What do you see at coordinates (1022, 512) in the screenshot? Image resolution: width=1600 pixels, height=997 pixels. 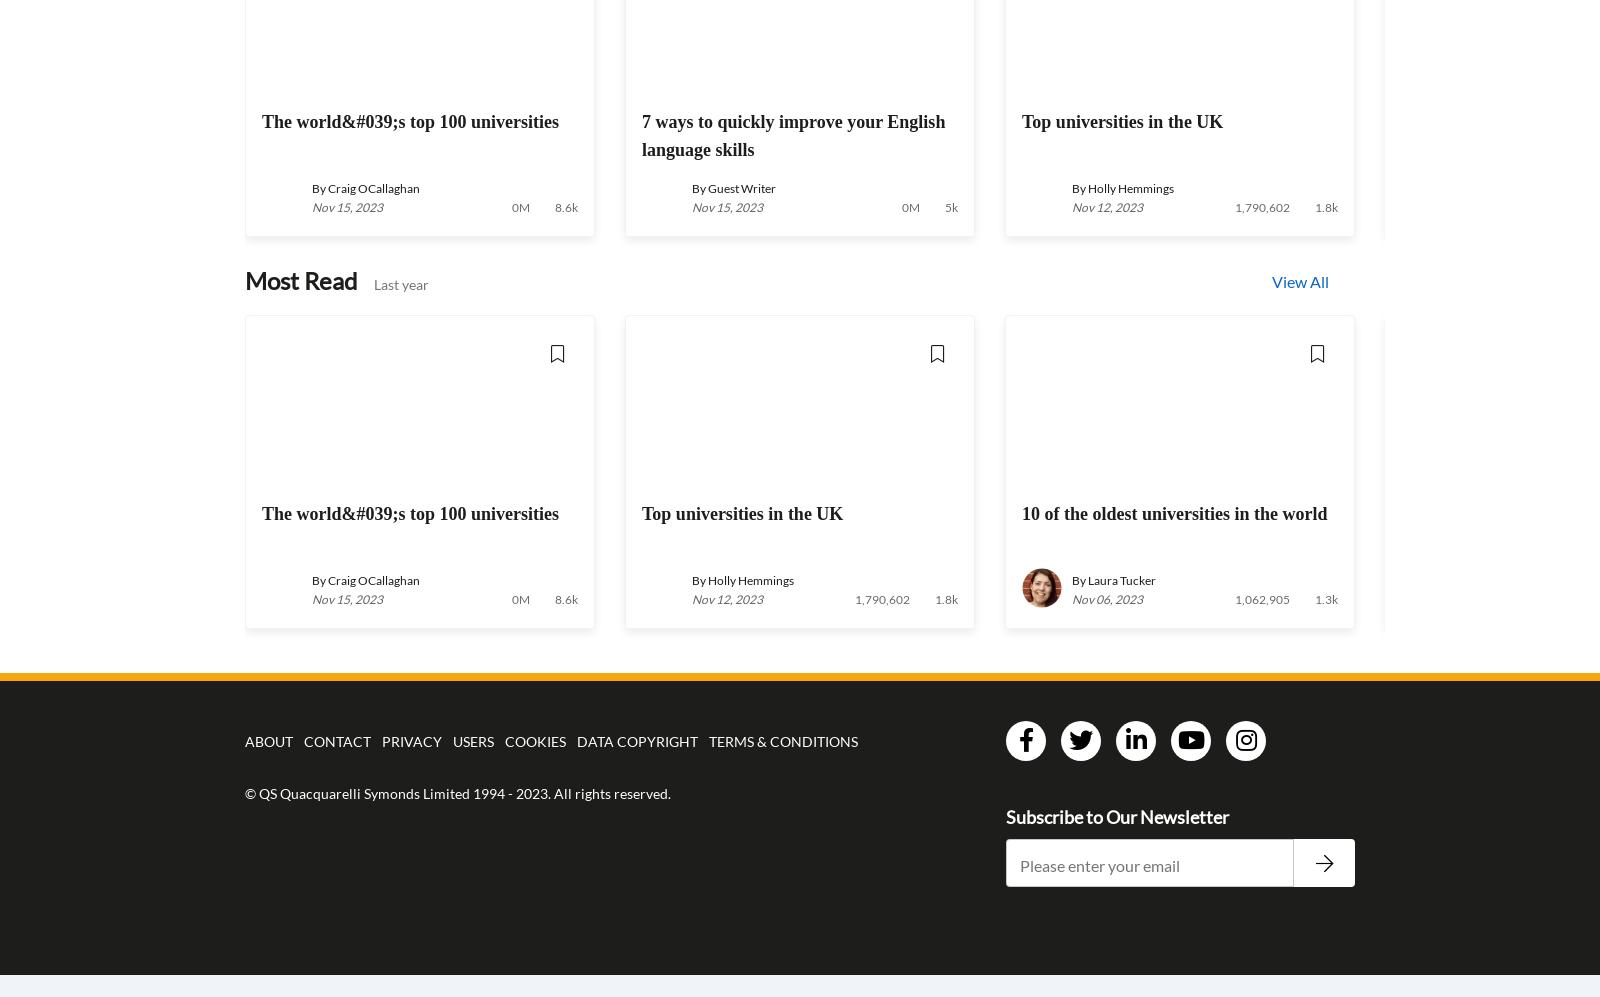 I see `'10 of the oldest universities in the world'` at bounding box center [1022, 512].